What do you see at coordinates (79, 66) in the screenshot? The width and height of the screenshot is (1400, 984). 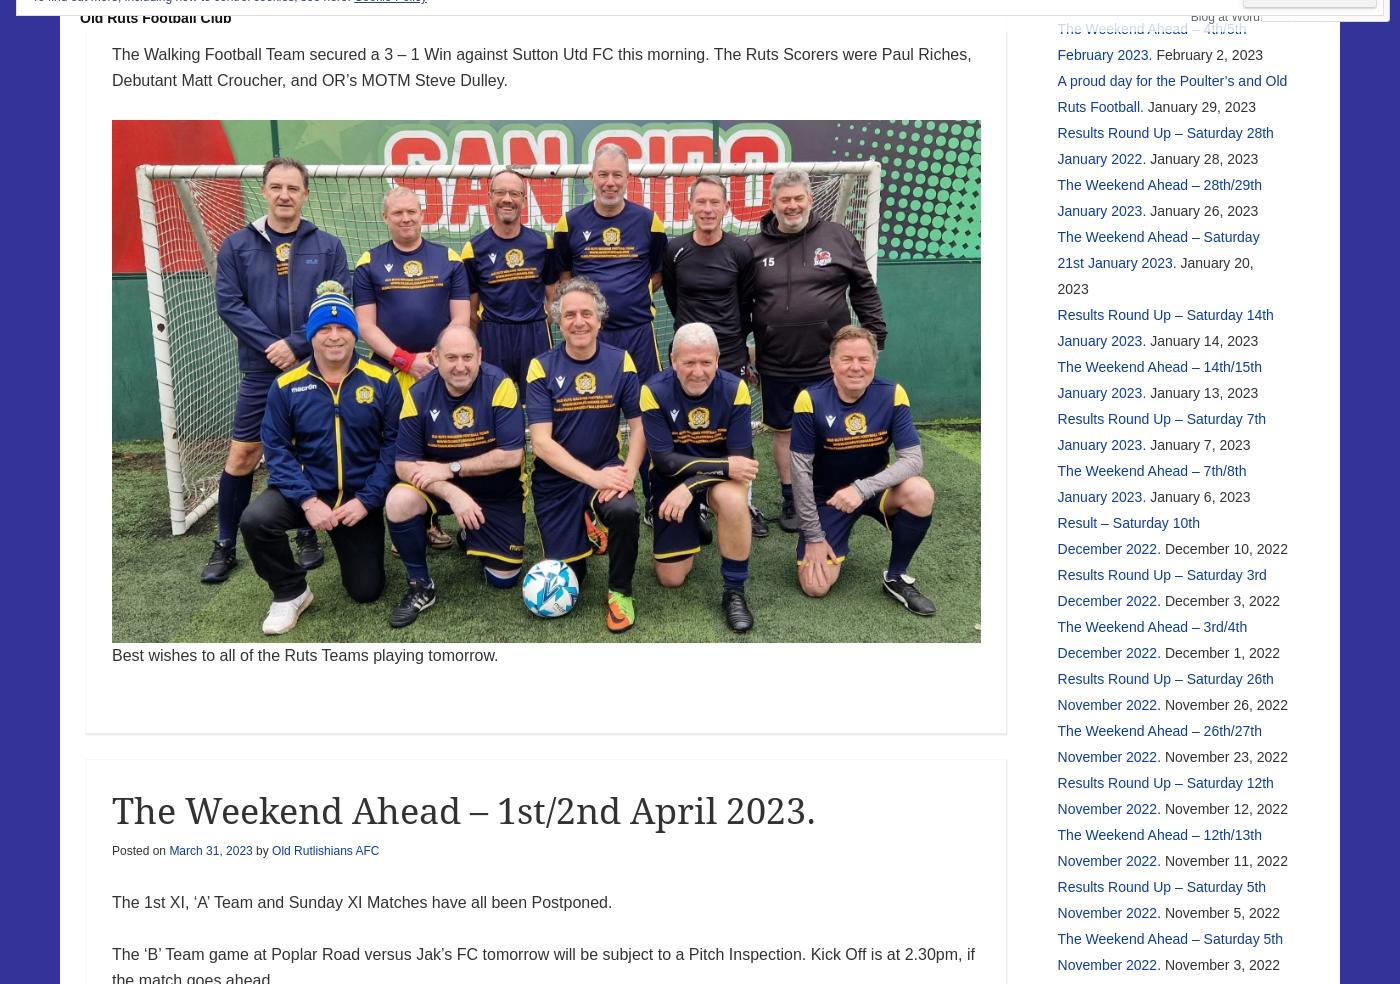 I see `'Old Ruts Football Club'` at bounding box center [79, 66].